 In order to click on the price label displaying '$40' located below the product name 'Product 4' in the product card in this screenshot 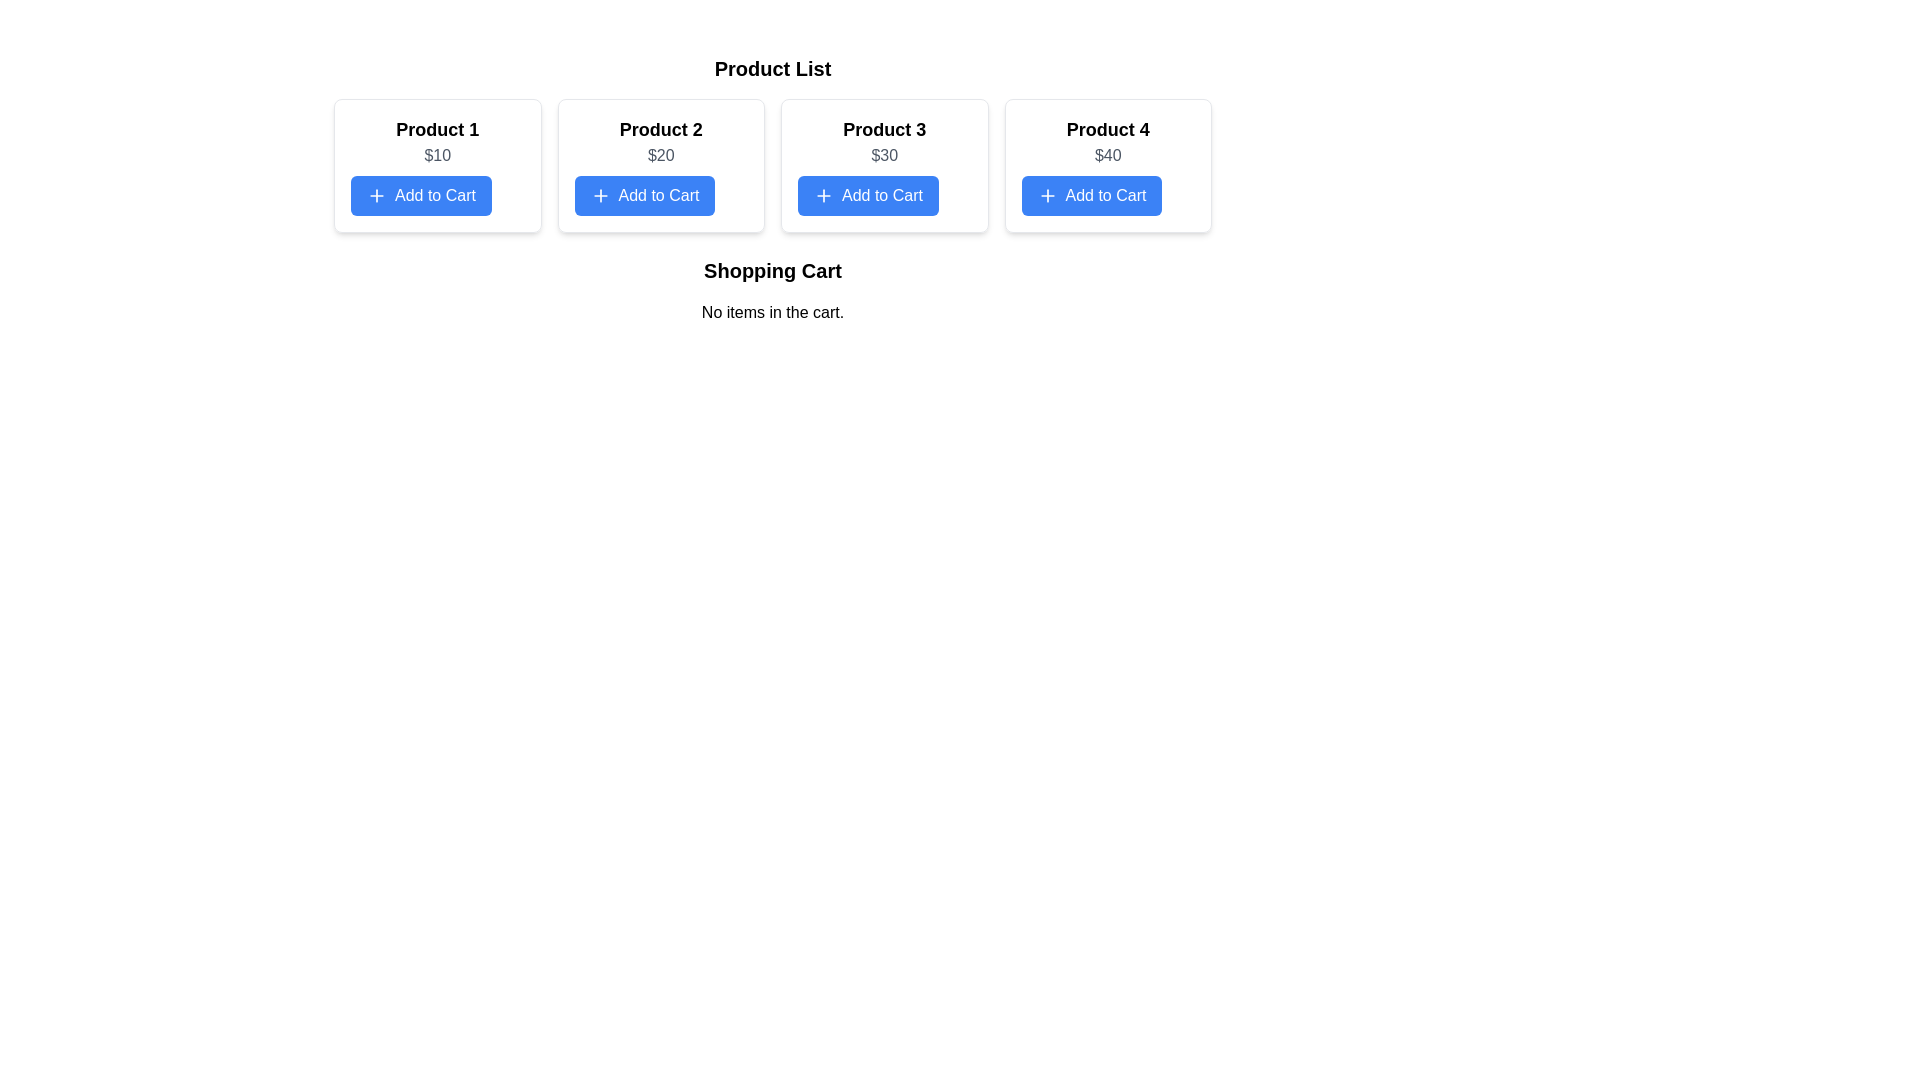, I will do `click(1107, 154)`.